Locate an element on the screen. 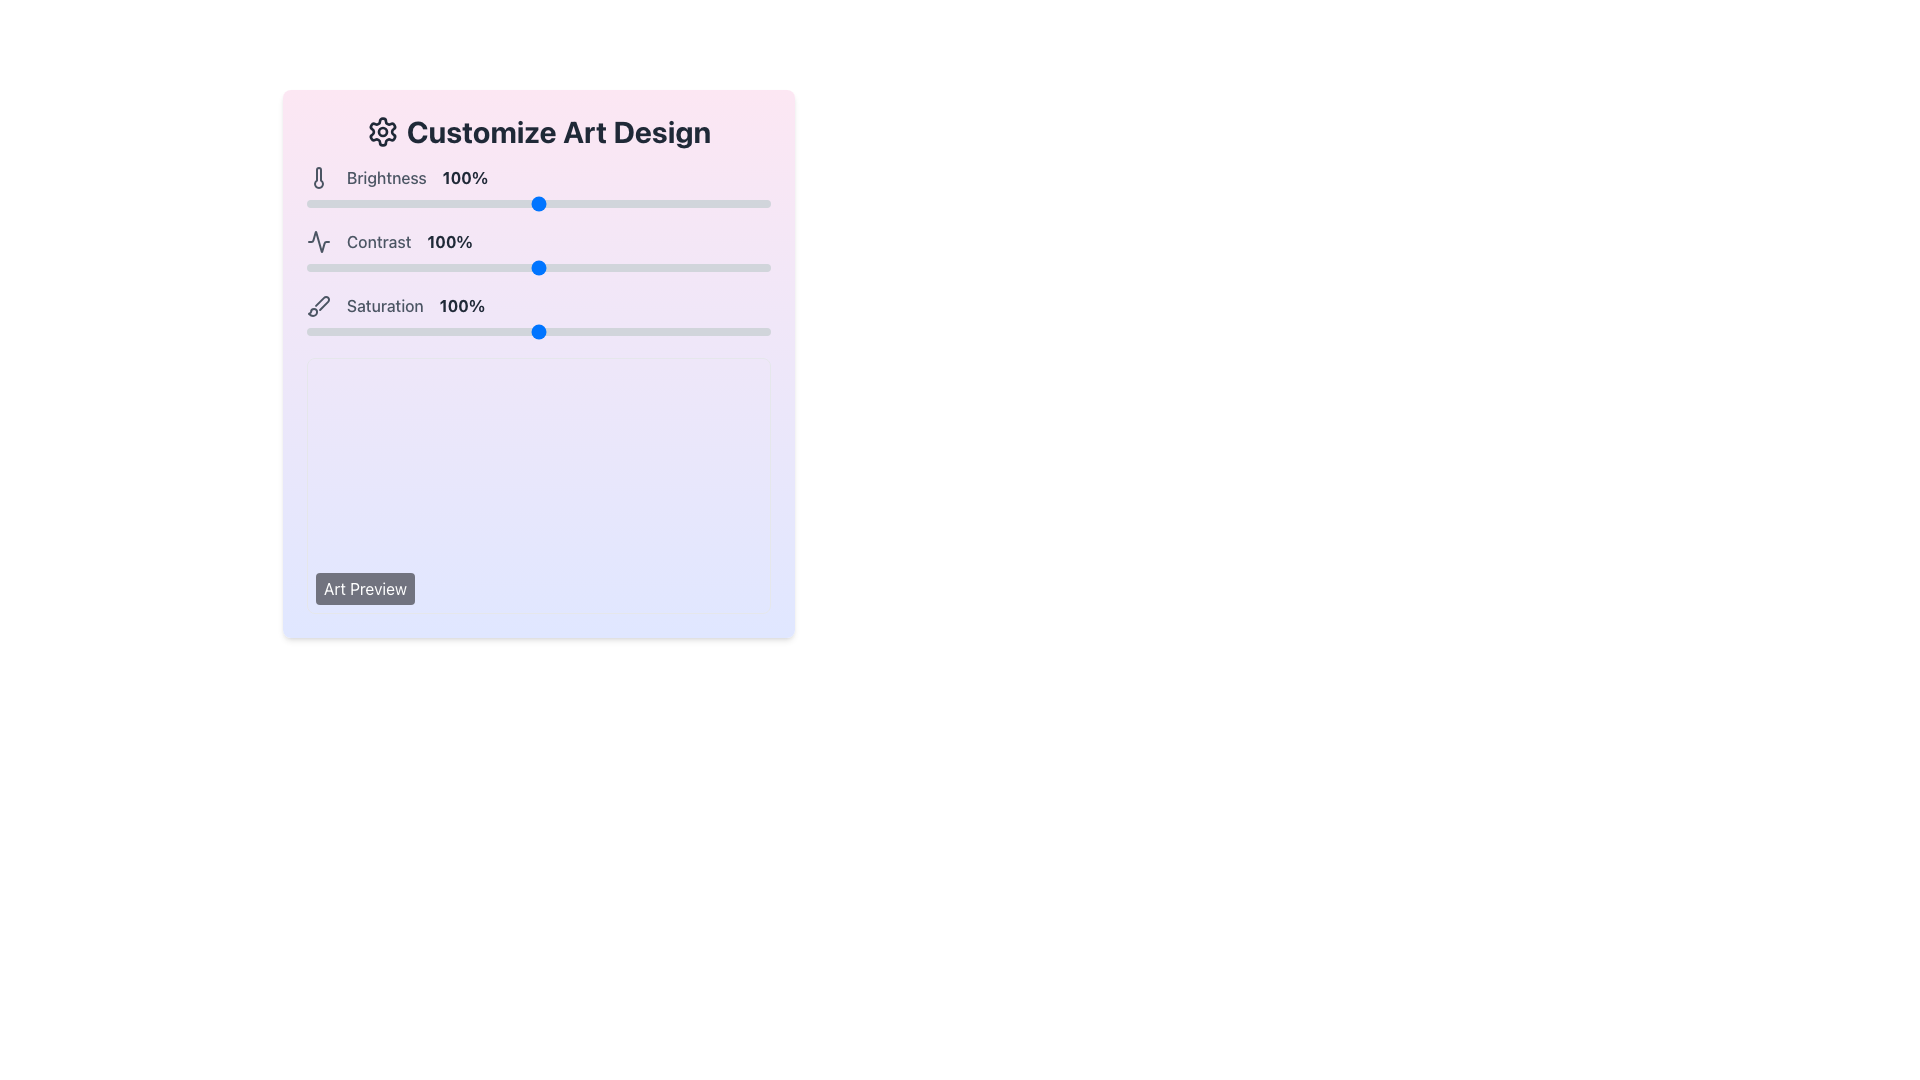  the saturation is located at coordinates (565, 330).